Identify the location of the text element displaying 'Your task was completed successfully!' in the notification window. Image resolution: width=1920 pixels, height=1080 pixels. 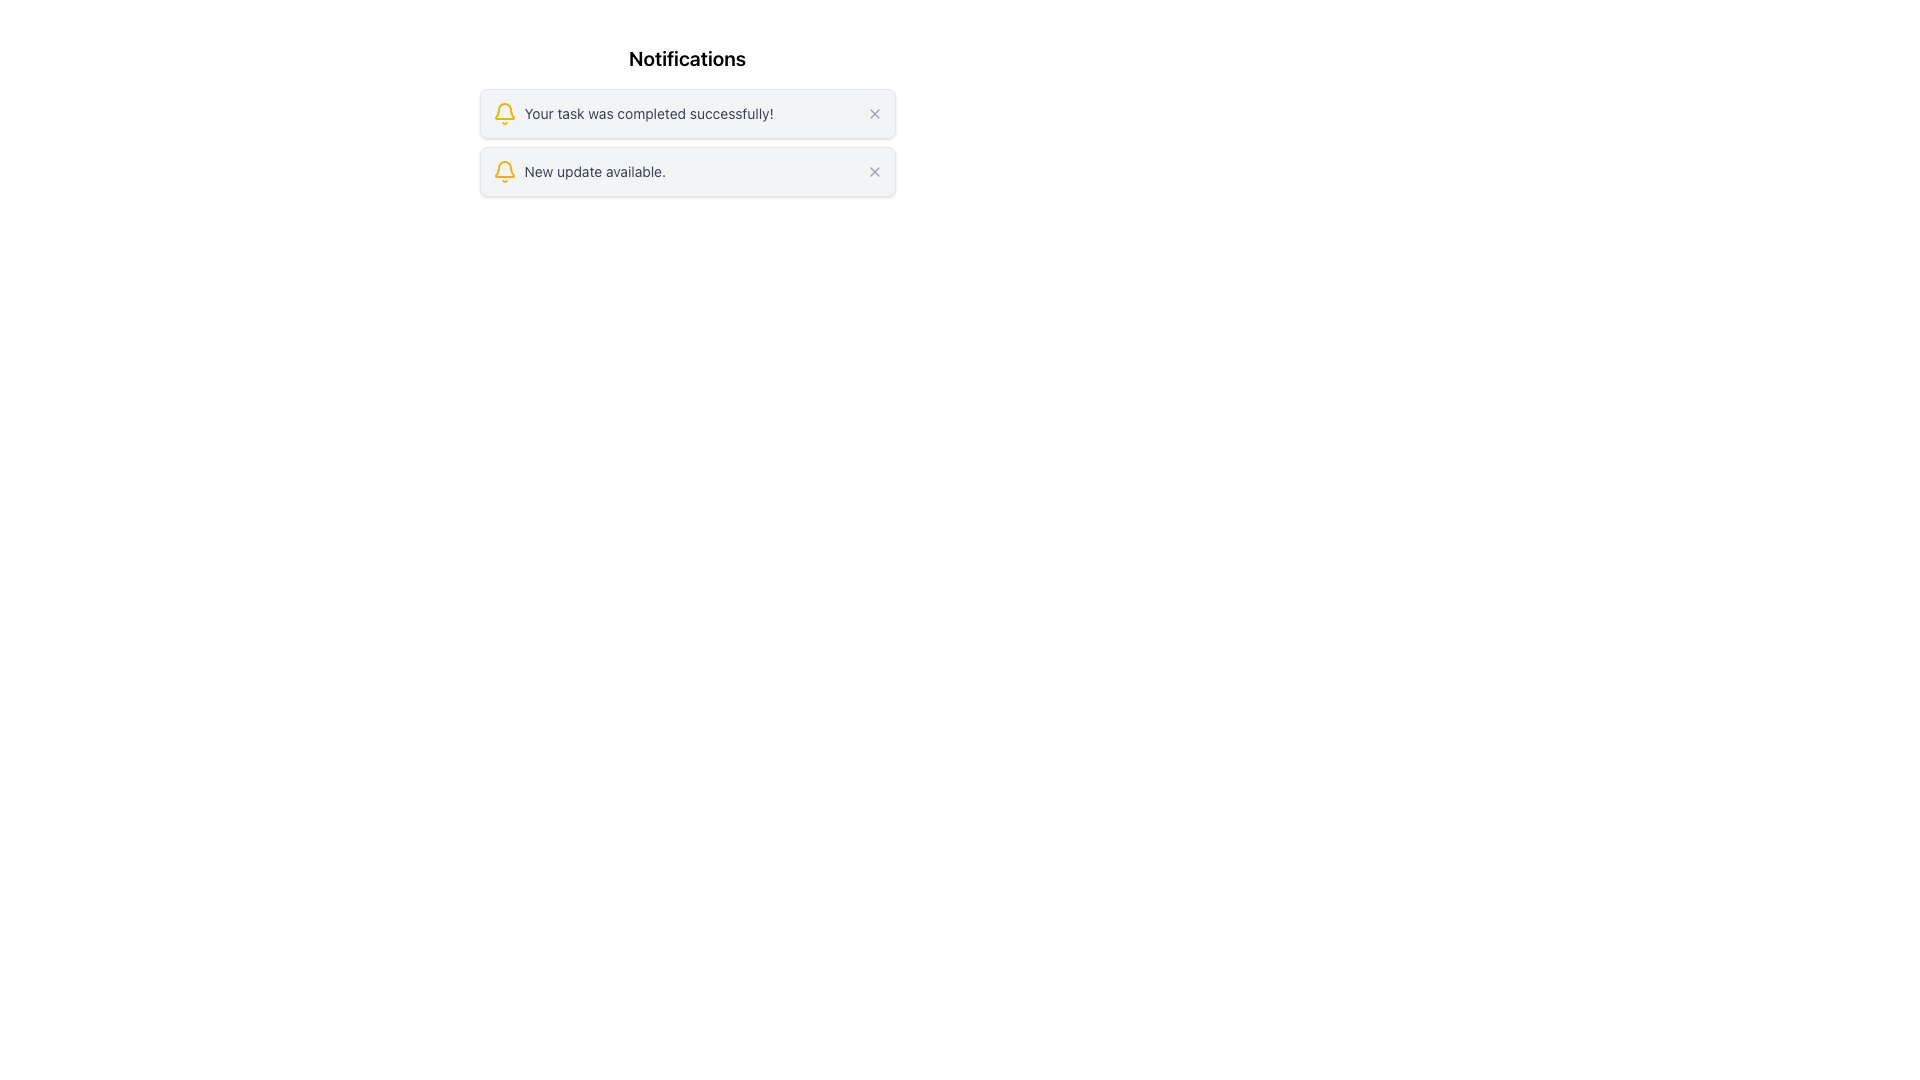
(649, 114).